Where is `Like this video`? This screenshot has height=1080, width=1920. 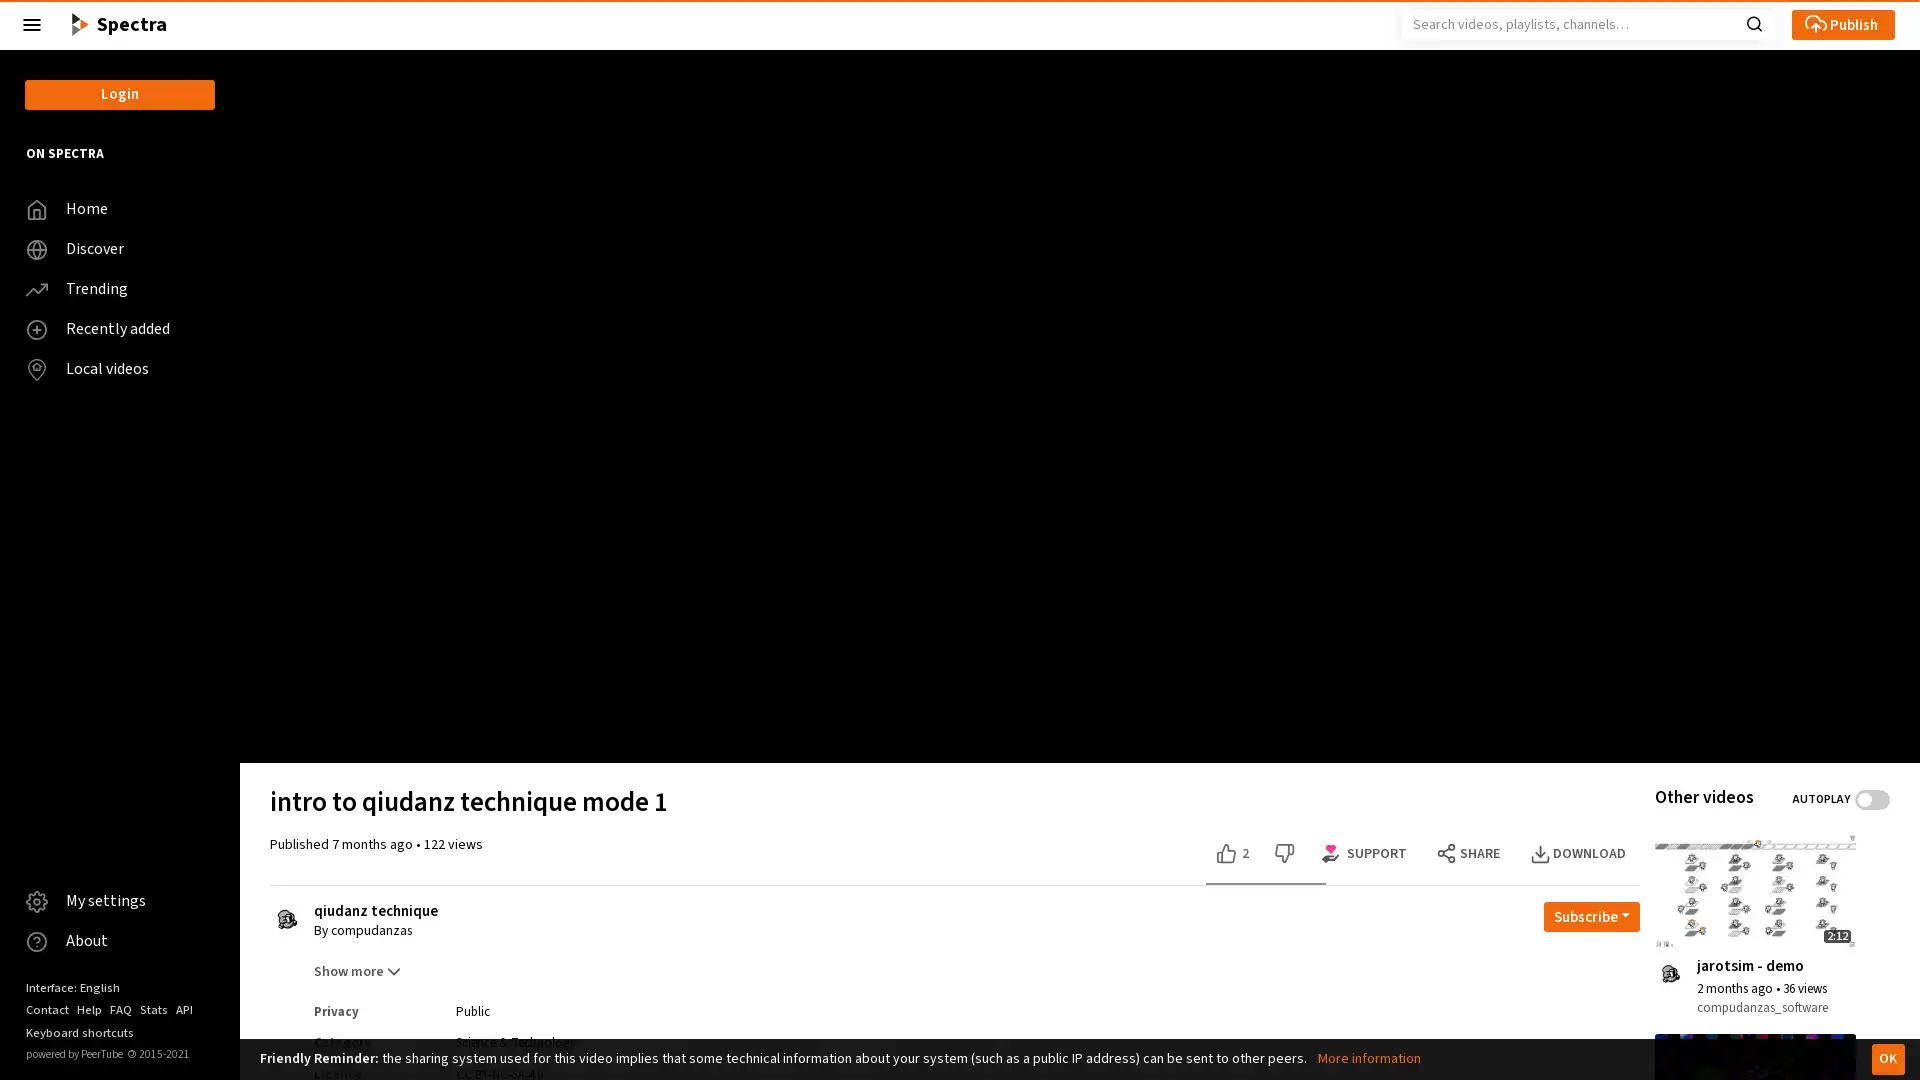
Like this video is located at coordinates (1233, 853).